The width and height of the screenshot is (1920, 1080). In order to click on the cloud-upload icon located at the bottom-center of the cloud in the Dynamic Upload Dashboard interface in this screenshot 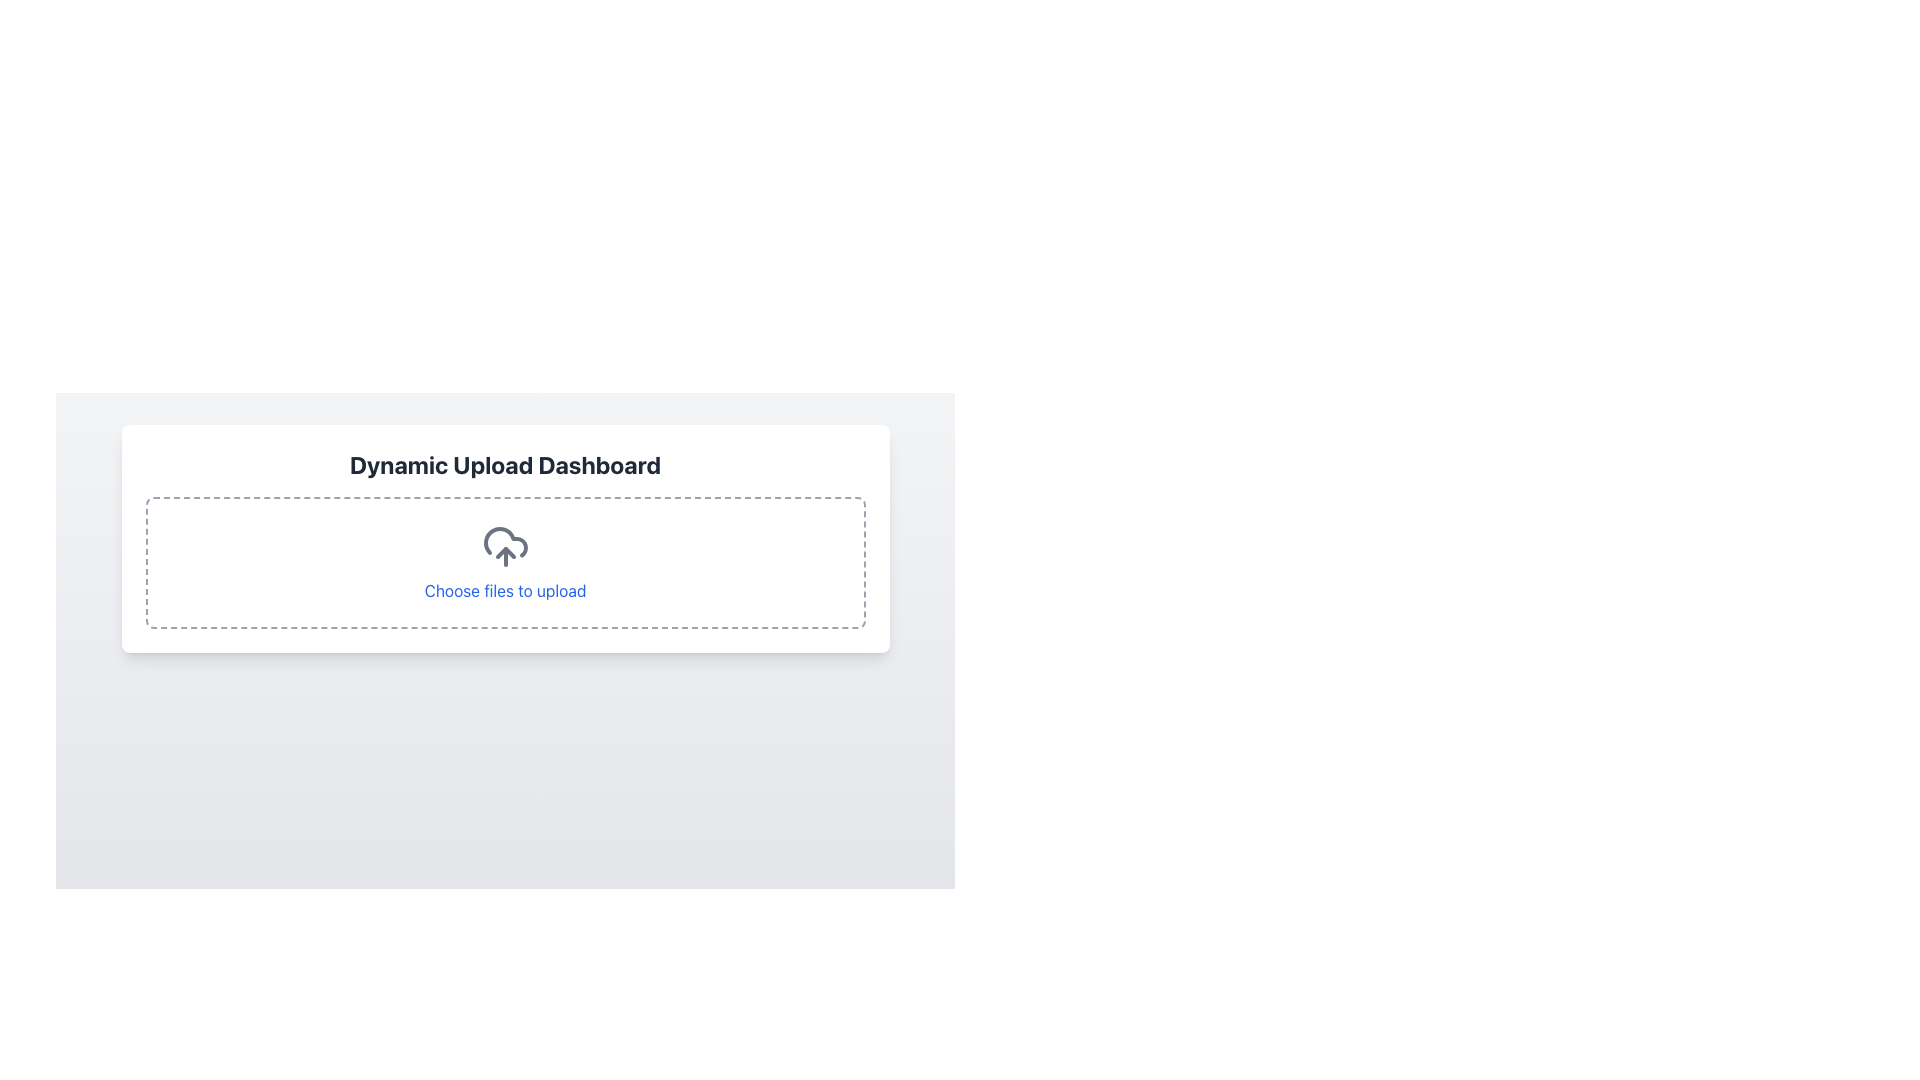, I will do `click(505, 552)`.